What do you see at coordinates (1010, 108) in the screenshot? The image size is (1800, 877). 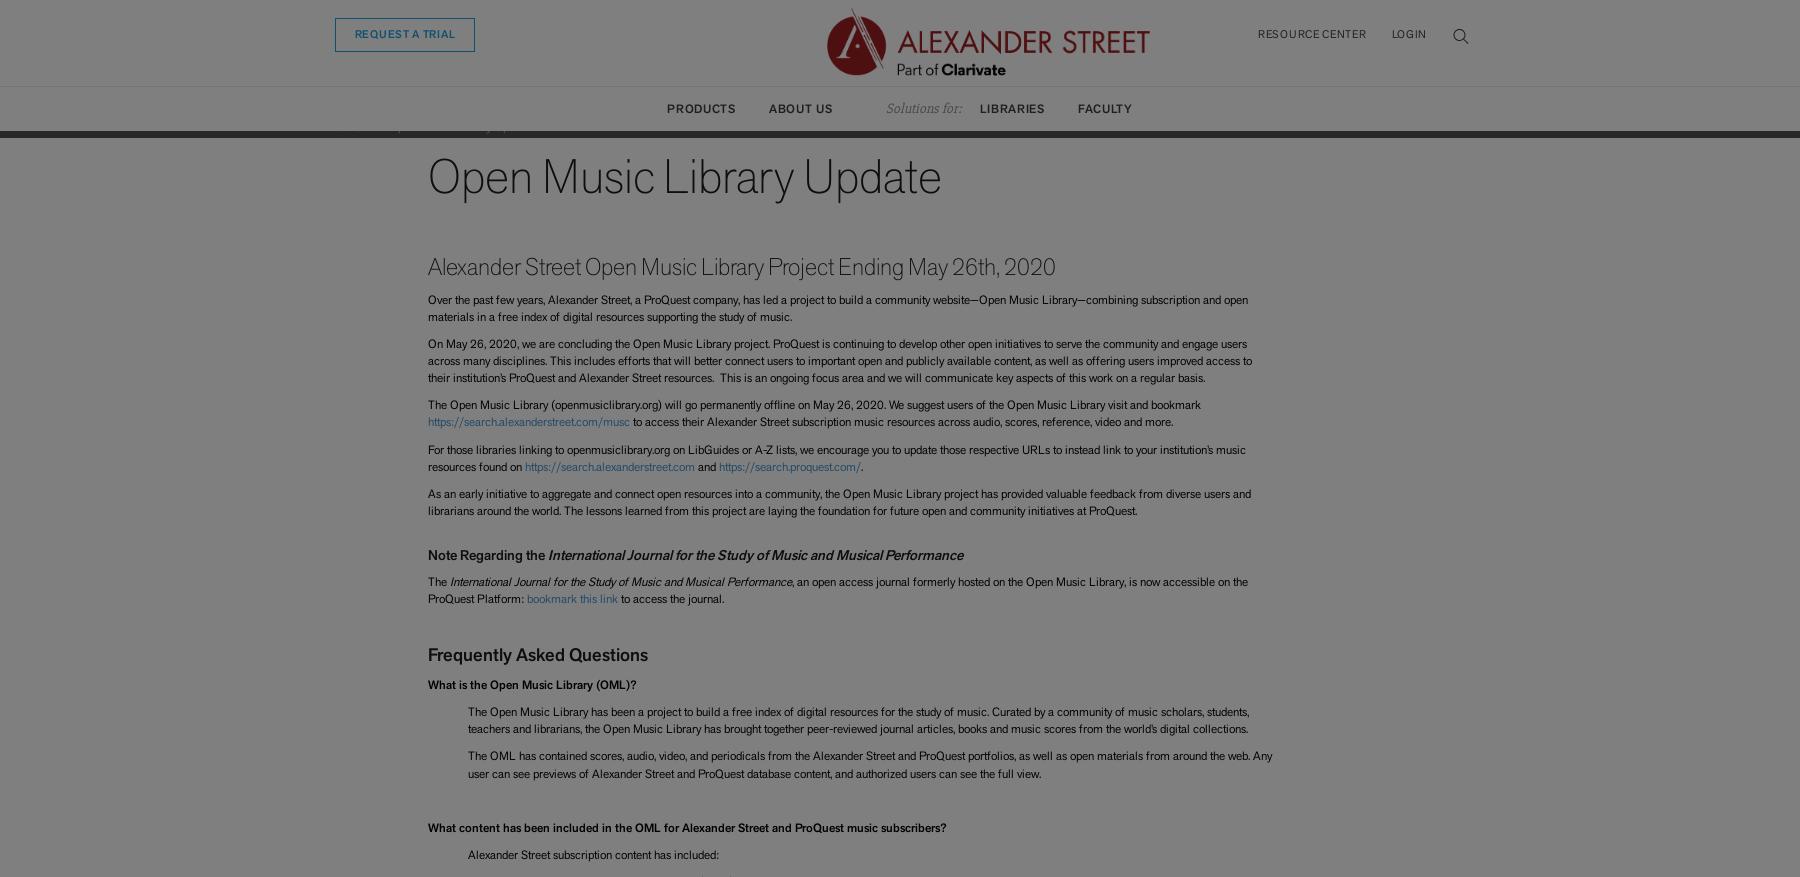 I see `'Libraries'` at bounding box center [1010, 108].